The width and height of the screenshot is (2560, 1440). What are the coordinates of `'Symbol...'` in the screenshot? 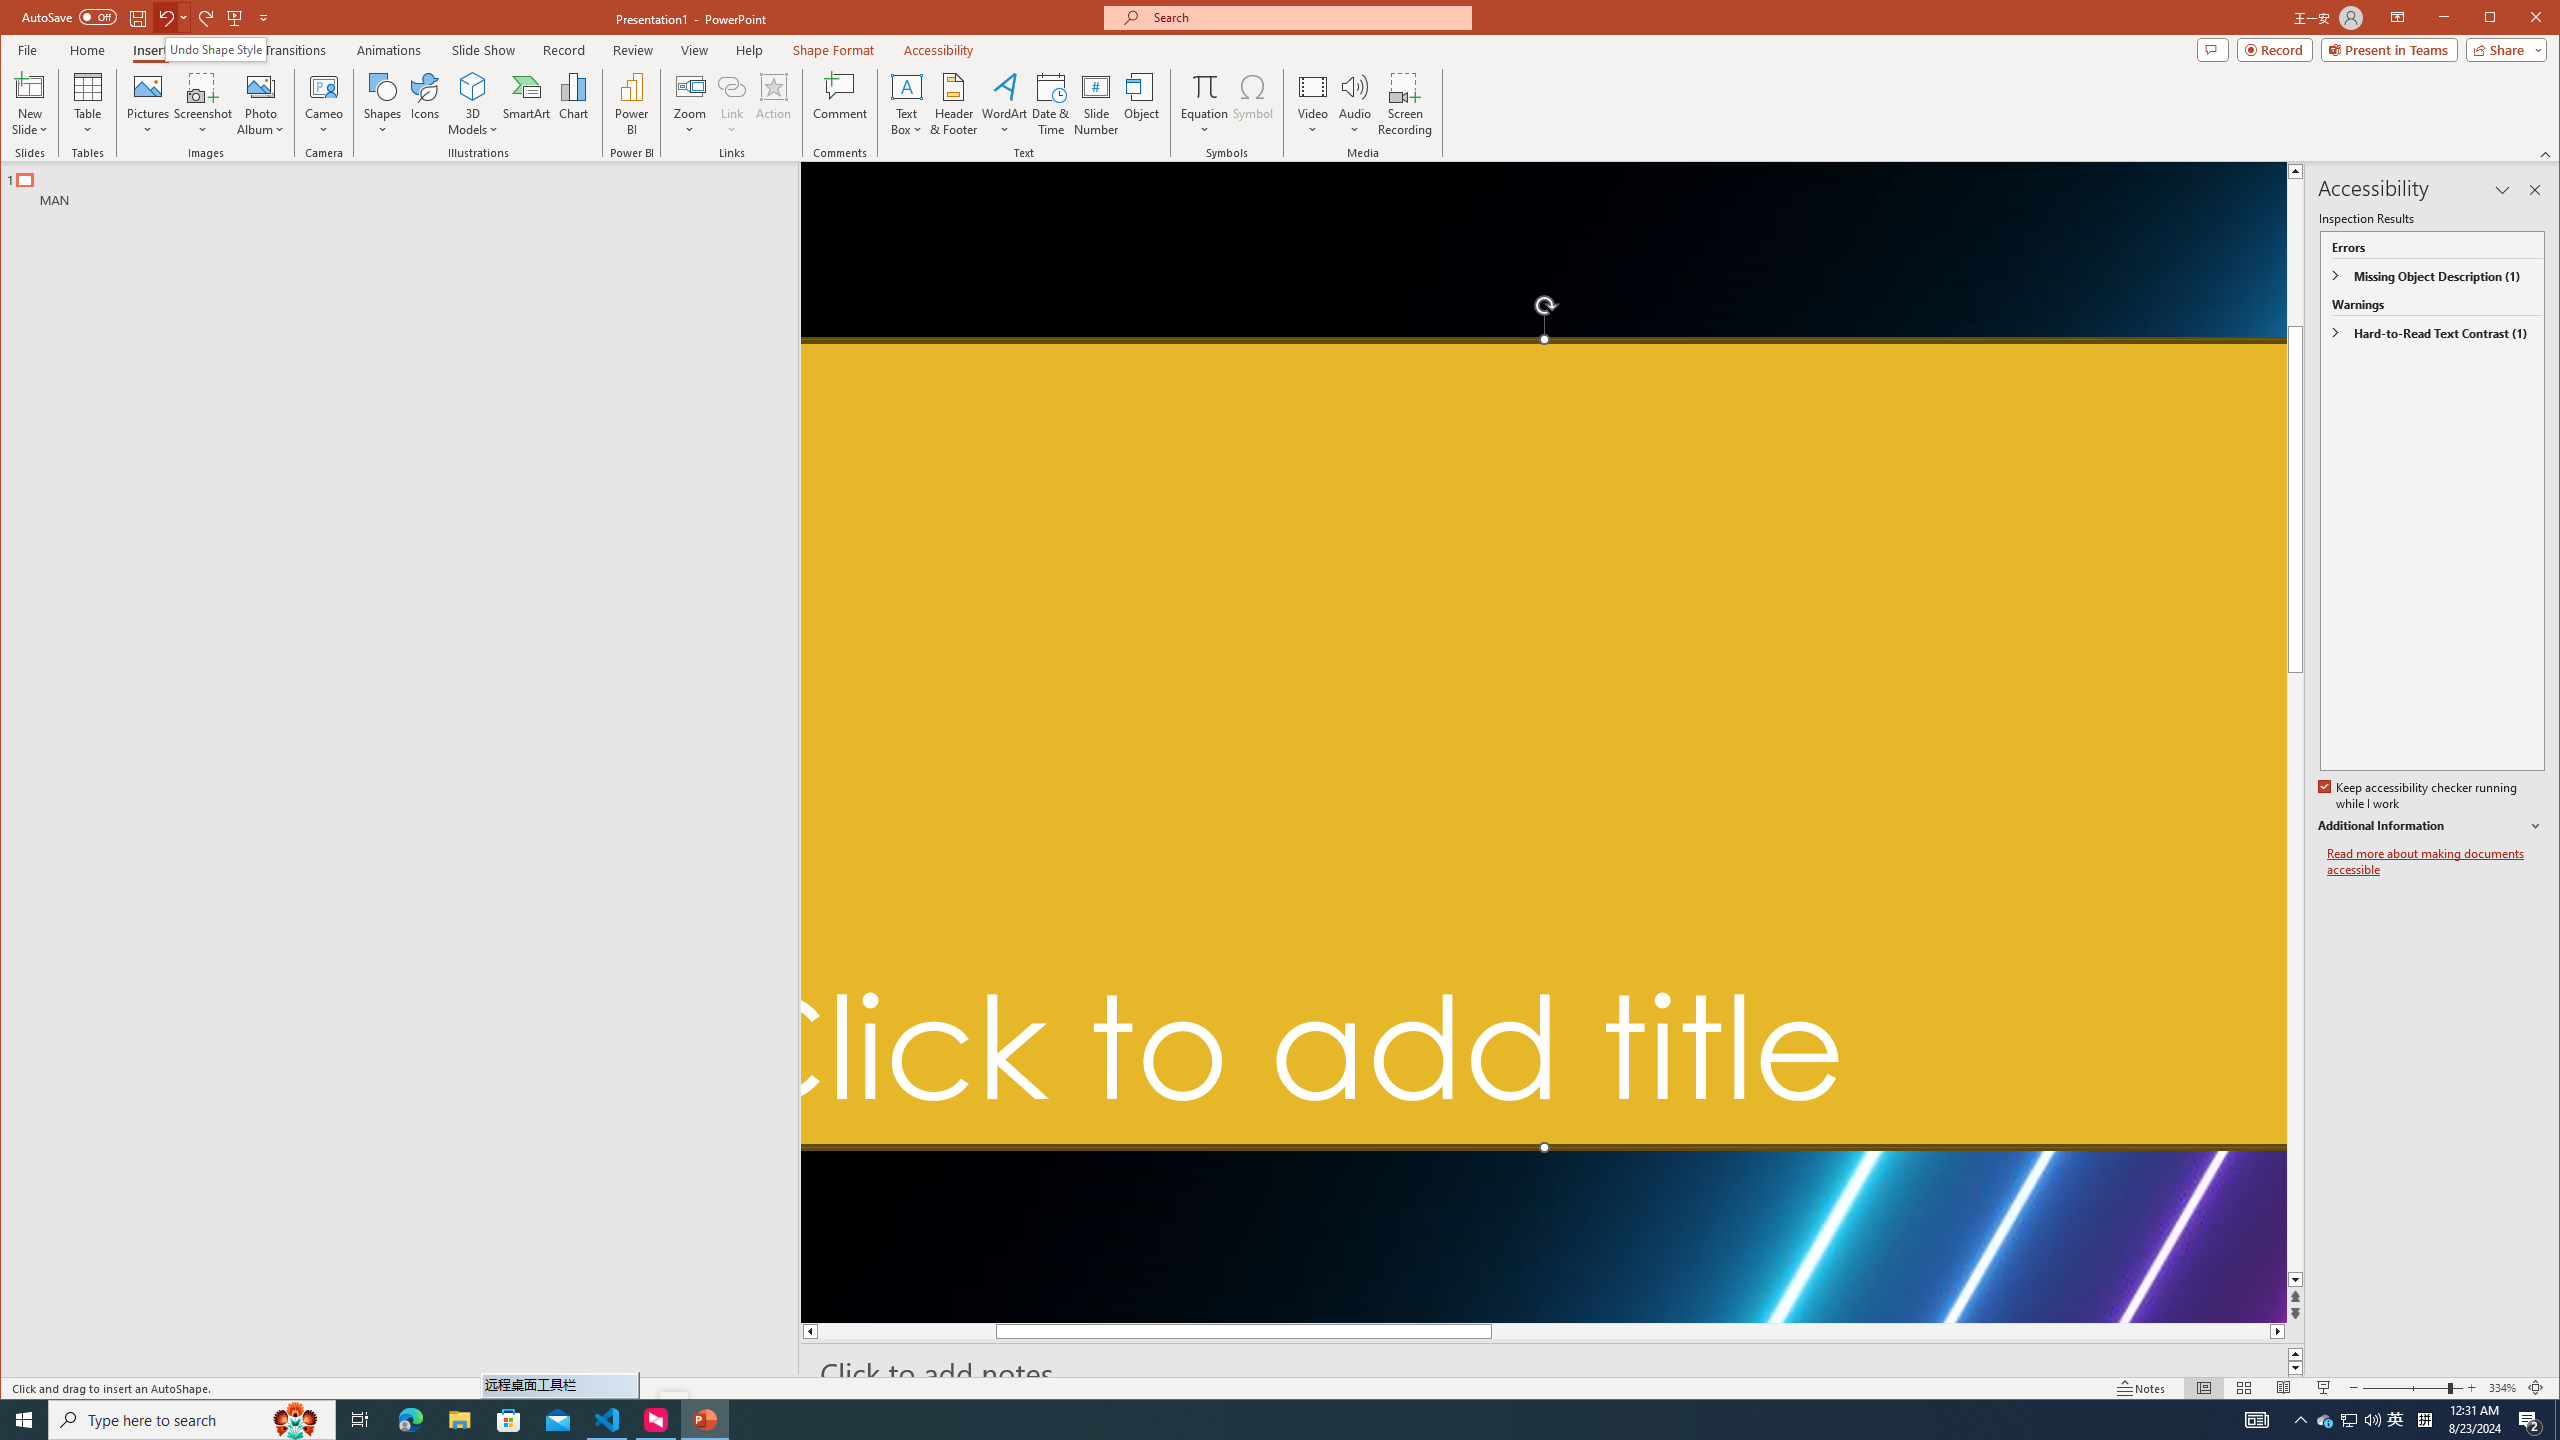 It's located at (1252, 103).